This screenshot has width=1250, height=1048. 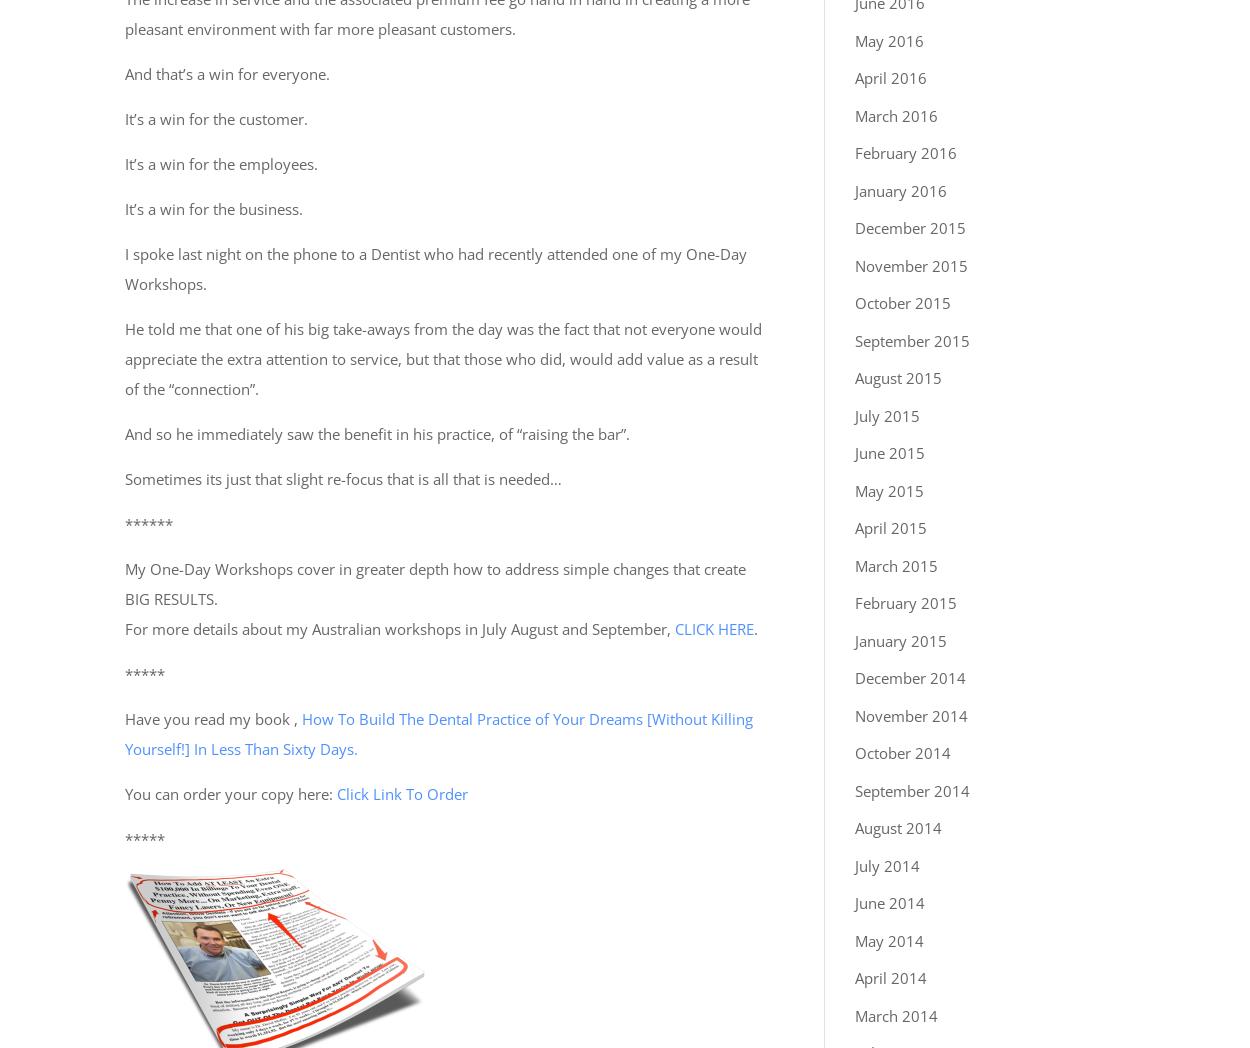 What do you see at coordinates (854, 714) in the screenshot?
I see `'November 2014'` at bounding box center [854, 714].